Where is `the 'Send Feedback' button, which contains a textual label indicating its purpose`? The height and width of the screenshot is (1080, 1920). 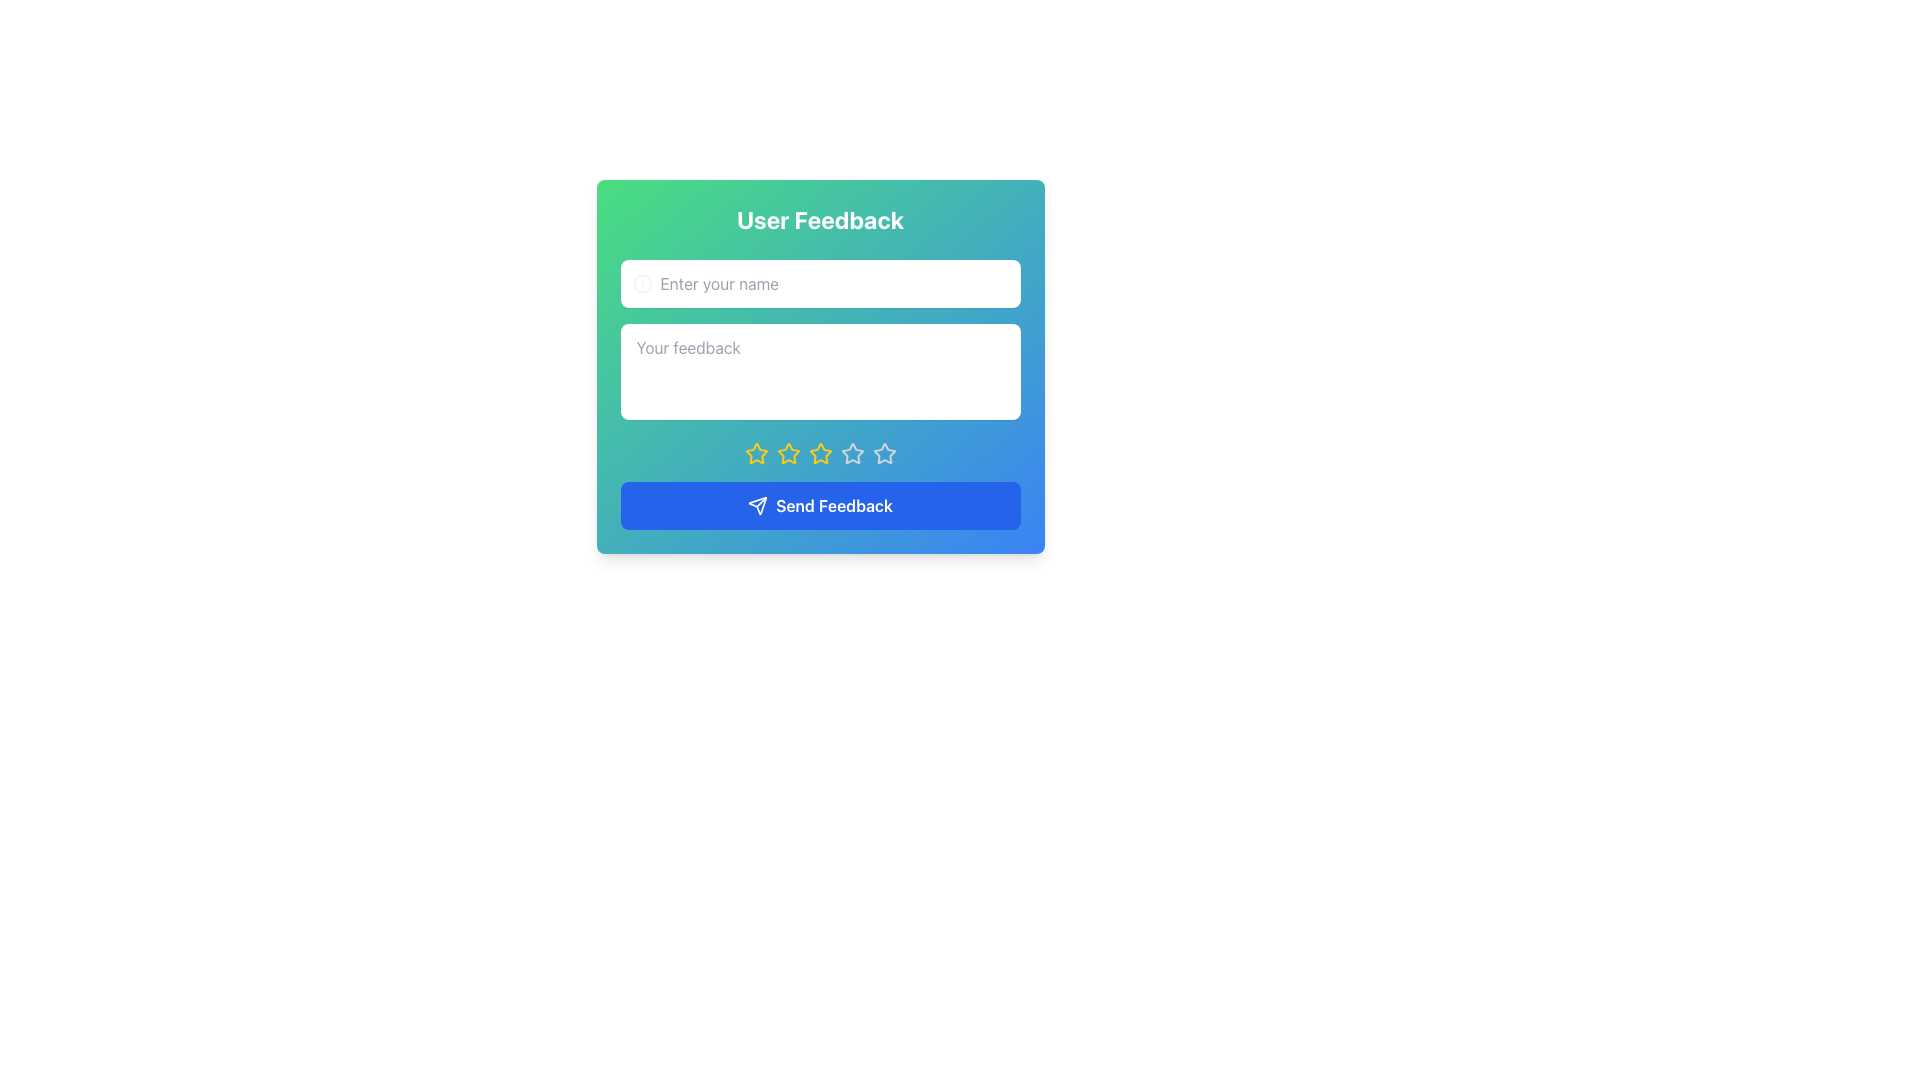 the 'Send Feedback' button, which contains a textual label indicating its purpose is located at coordinates (834, 504).